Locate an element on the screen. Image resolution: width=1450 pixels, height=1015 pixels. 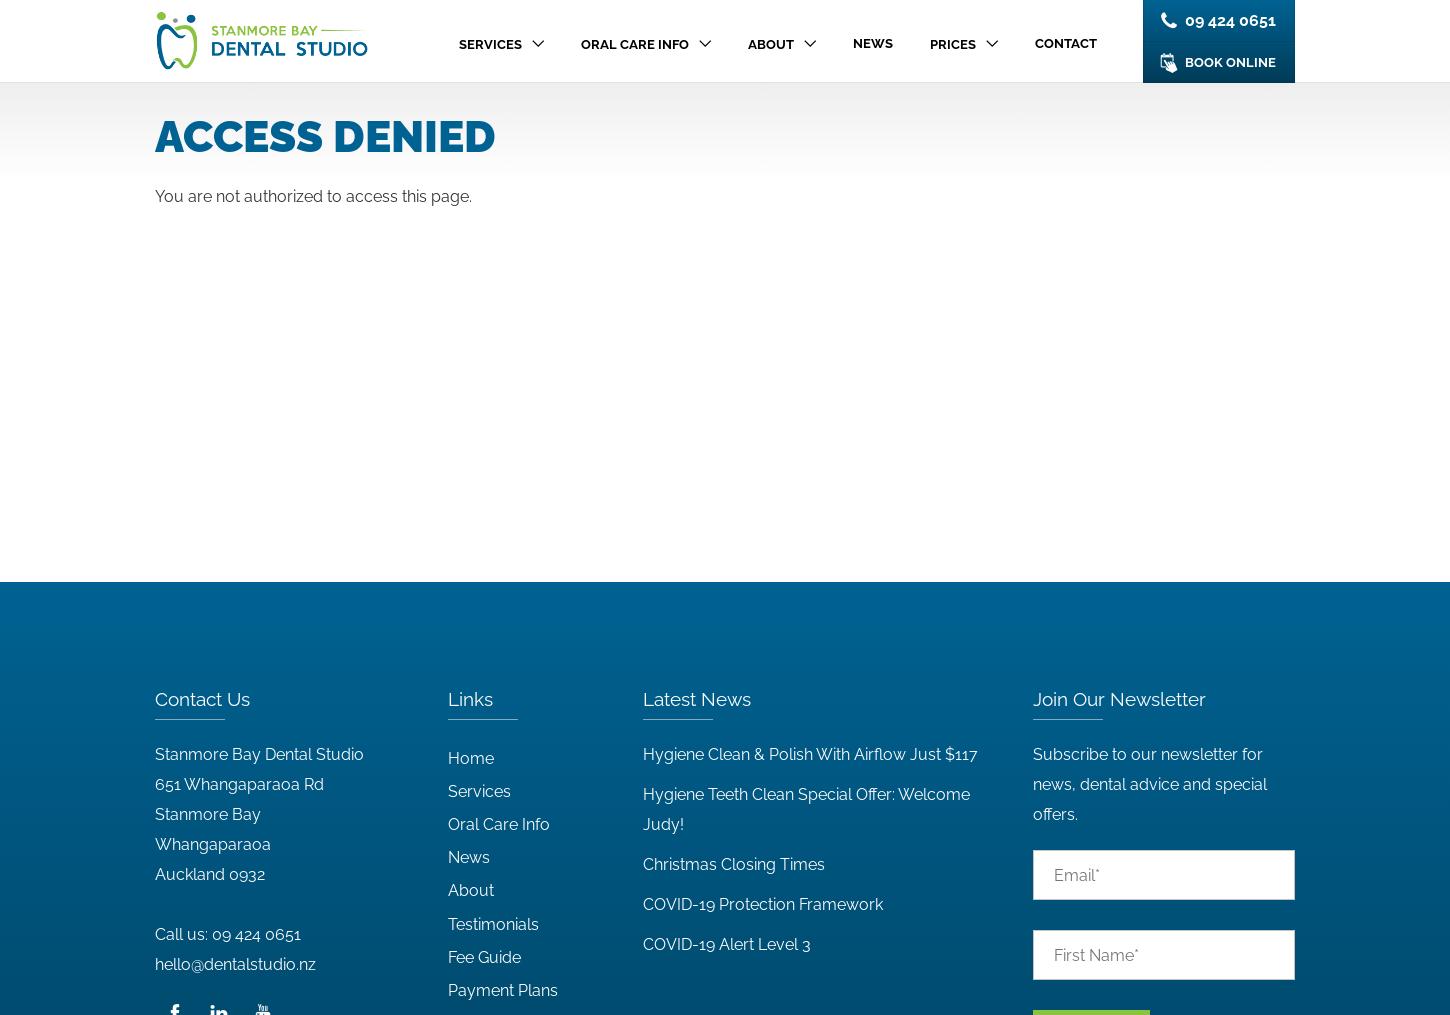
'Call us:' is located at coordinates (182, 933).